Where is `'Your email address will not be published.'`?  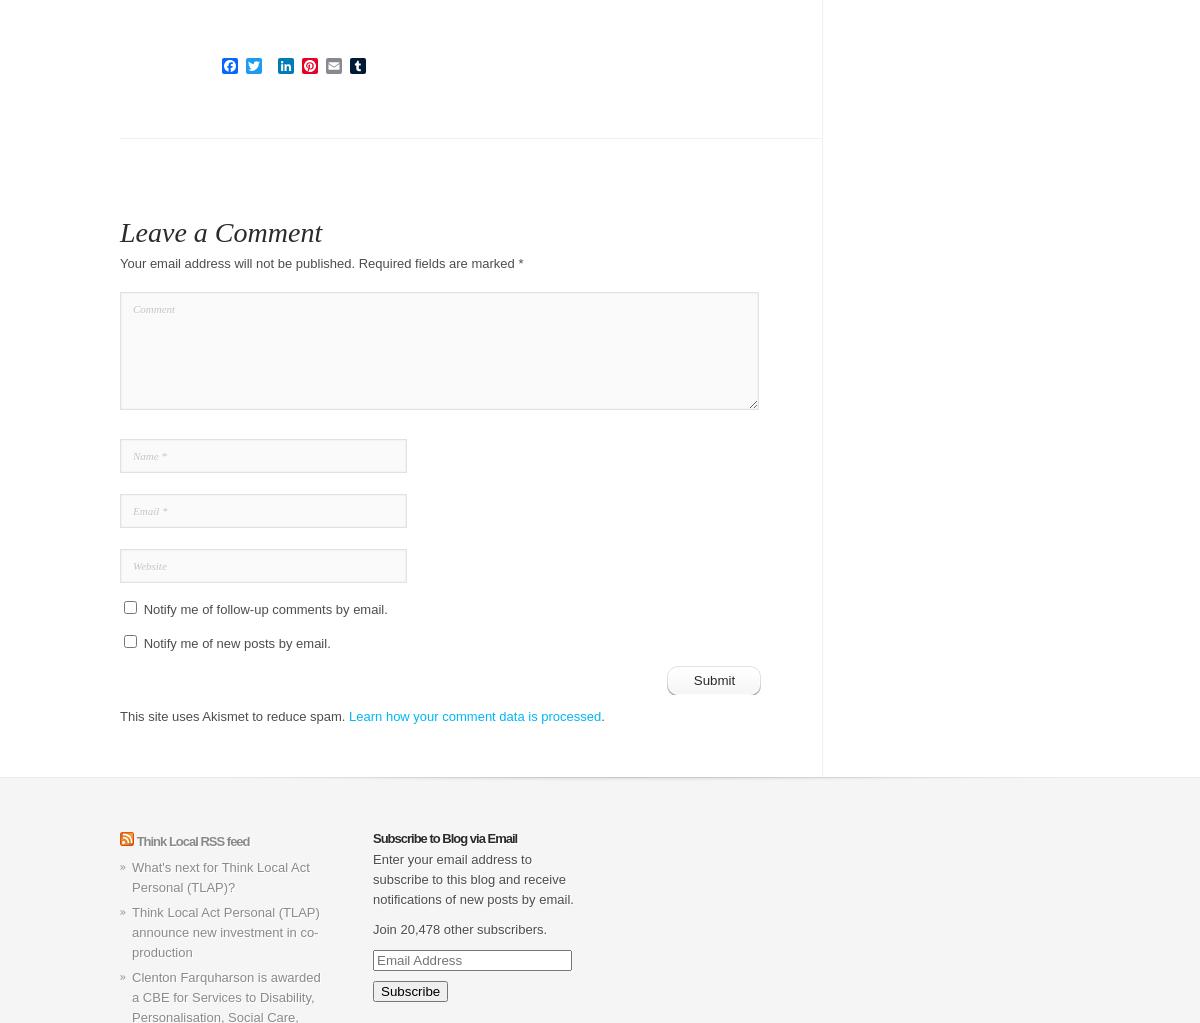 'Your email address will not be published.' is located at coordinates (120, 263).